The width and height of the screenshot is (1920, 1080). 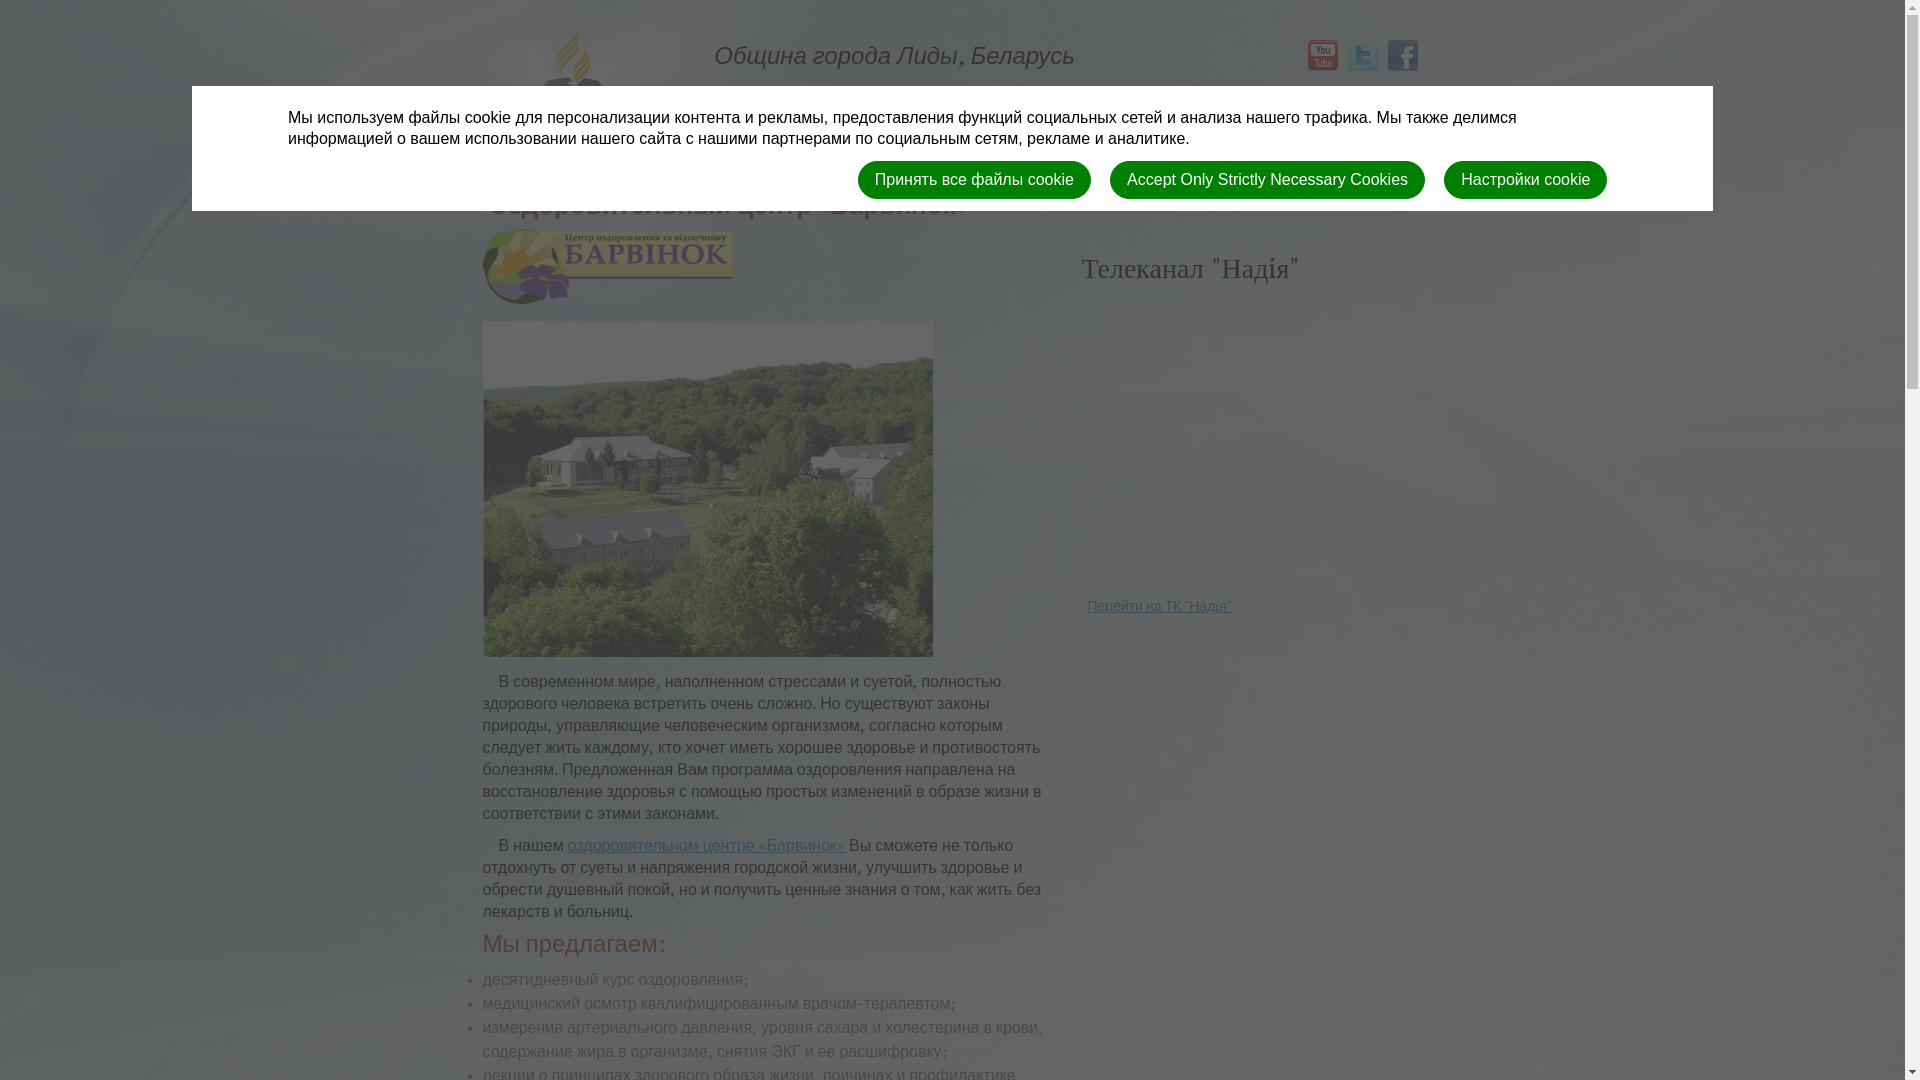 I want to click on 'Seventh-day Adventist Church logo', so click(x=569, y=118).